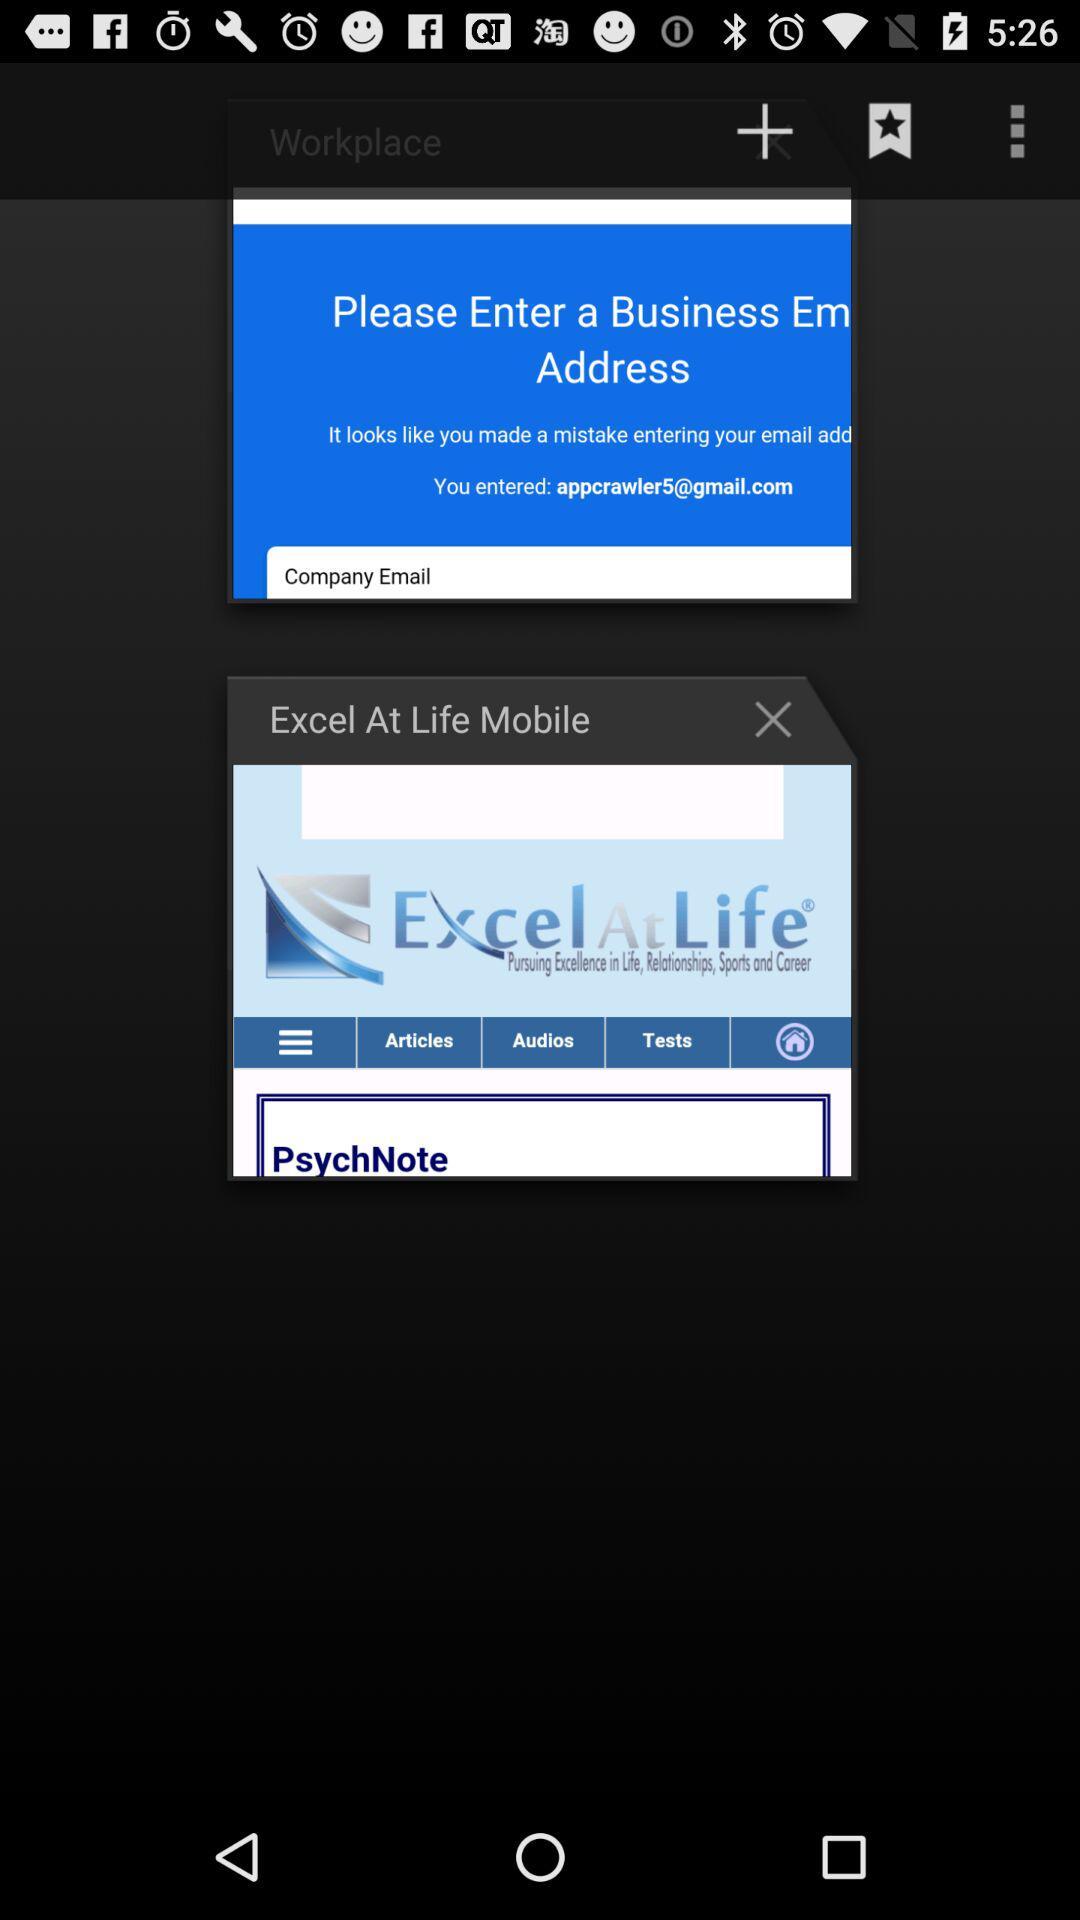 This screenshot has width=1080, height=1920. What do you see at coordinates (764, 139) in the screenshot?
I see `the add icon` at bounding box center [764, 139].